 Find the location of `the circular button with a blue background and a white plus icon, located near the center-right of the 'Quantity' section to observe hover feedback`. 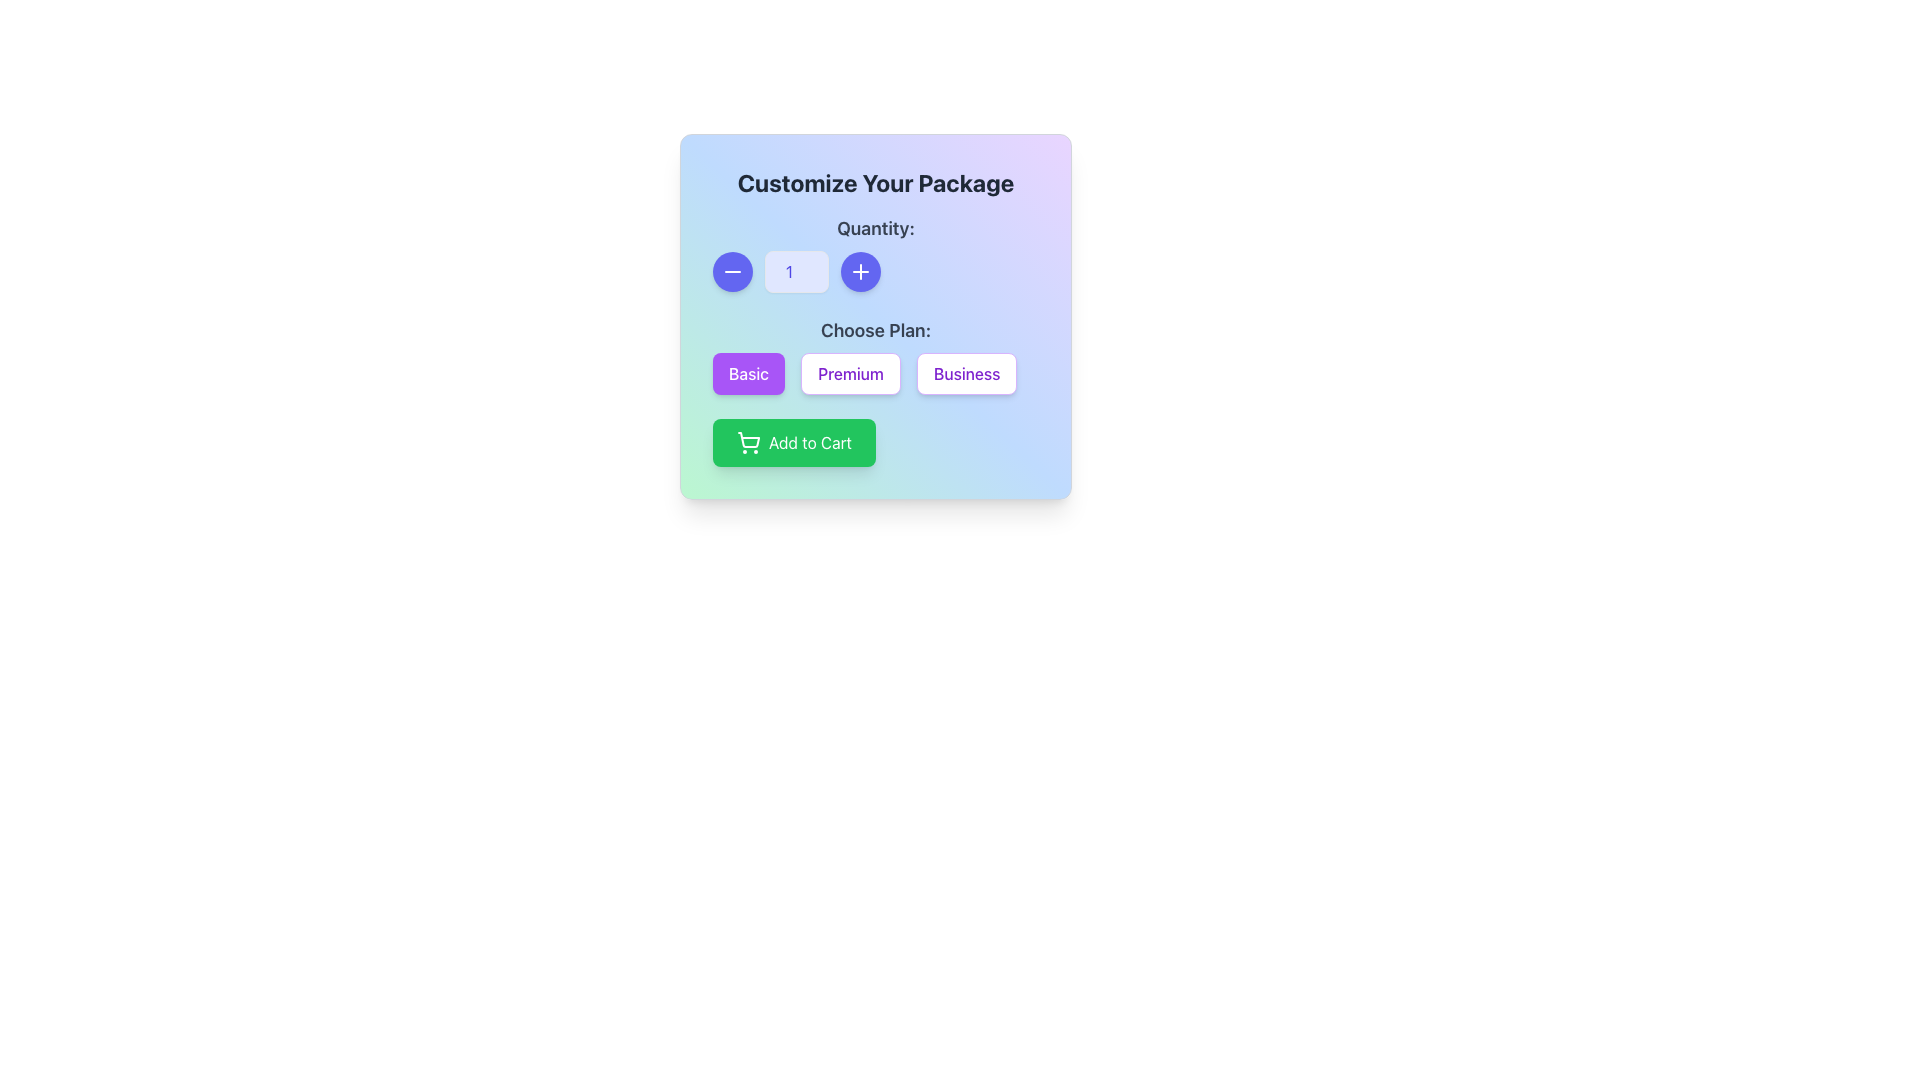

the circular button with a blue background and a white plus icon, located near the center-right of the 'Quantity' section to observe hover feedback is located at coordinates (860, 272).